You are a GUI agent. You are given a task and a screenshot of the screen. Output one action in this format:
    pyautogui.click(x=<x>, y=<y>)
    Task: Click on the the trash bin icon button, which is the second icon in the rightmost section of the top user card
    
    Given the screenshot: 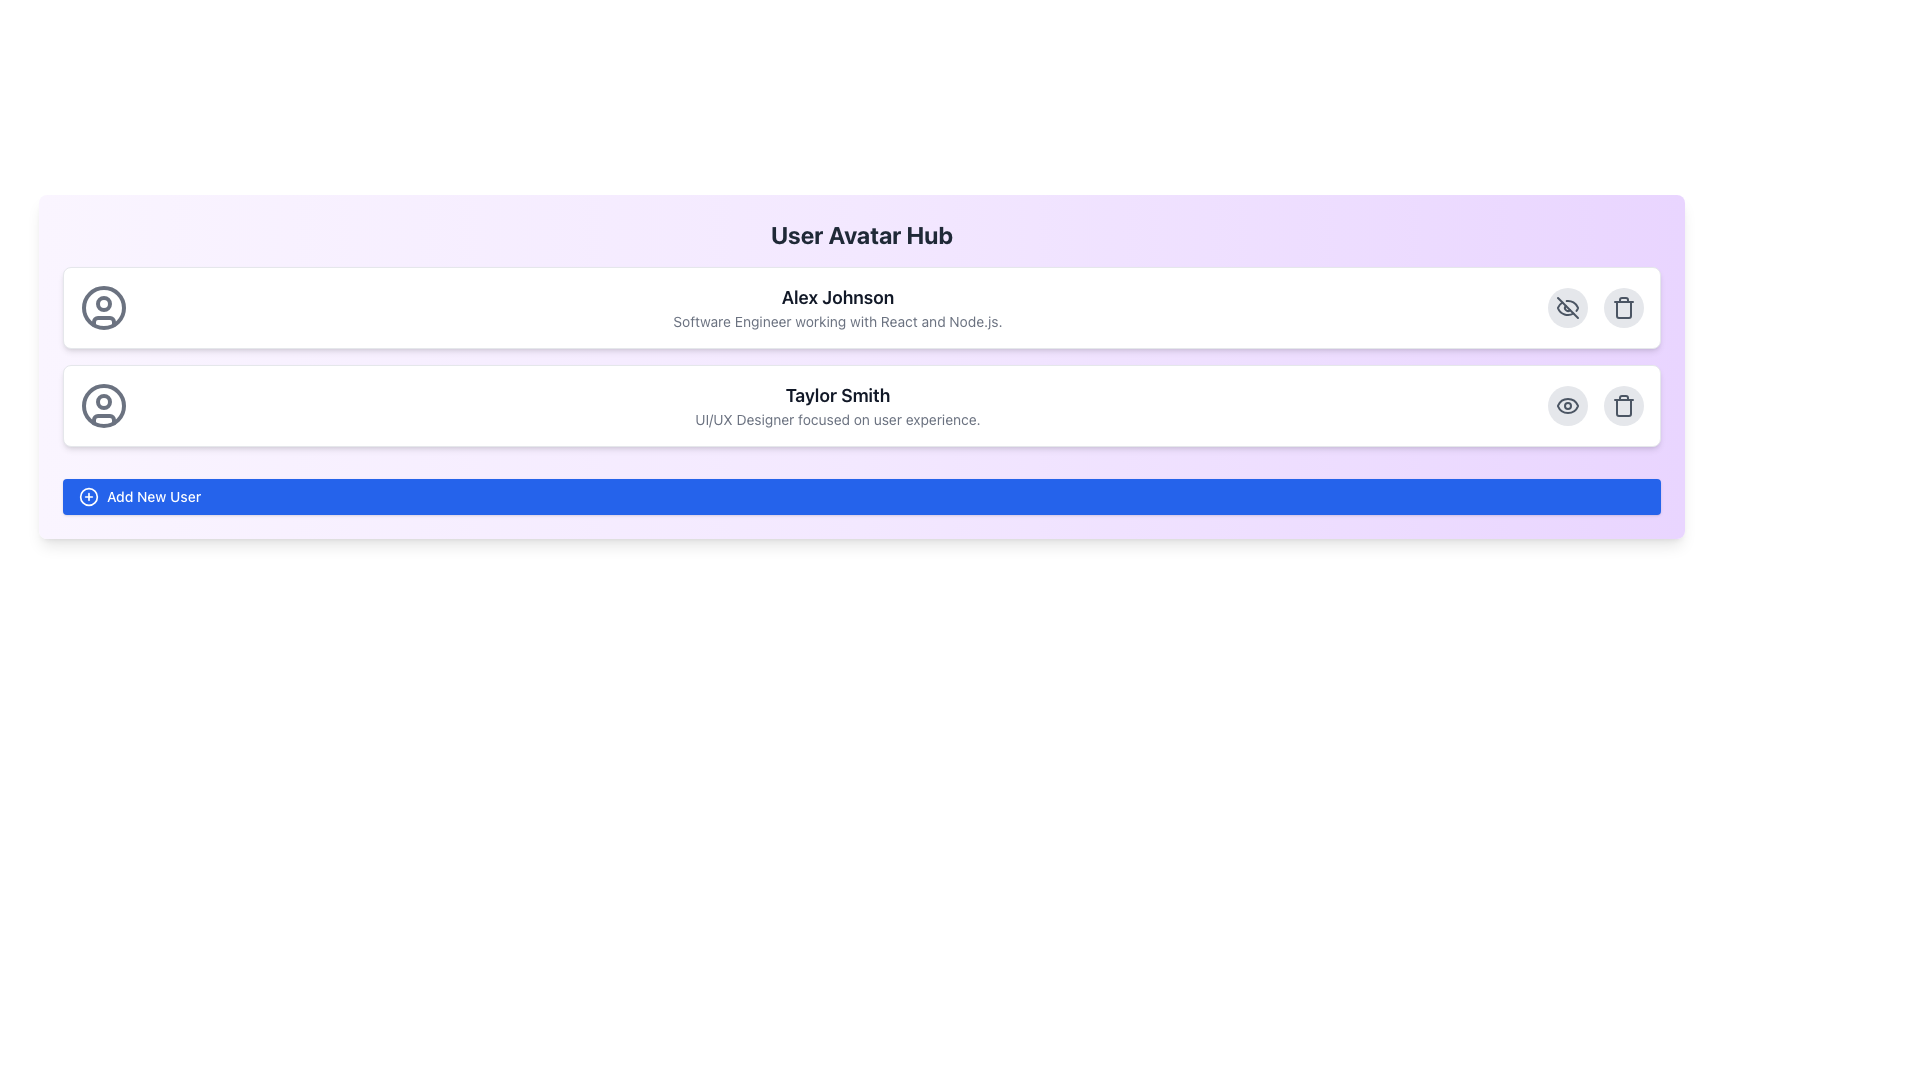 What is the action you would take?
    pyautogui.click(x=1623, y=308)
    